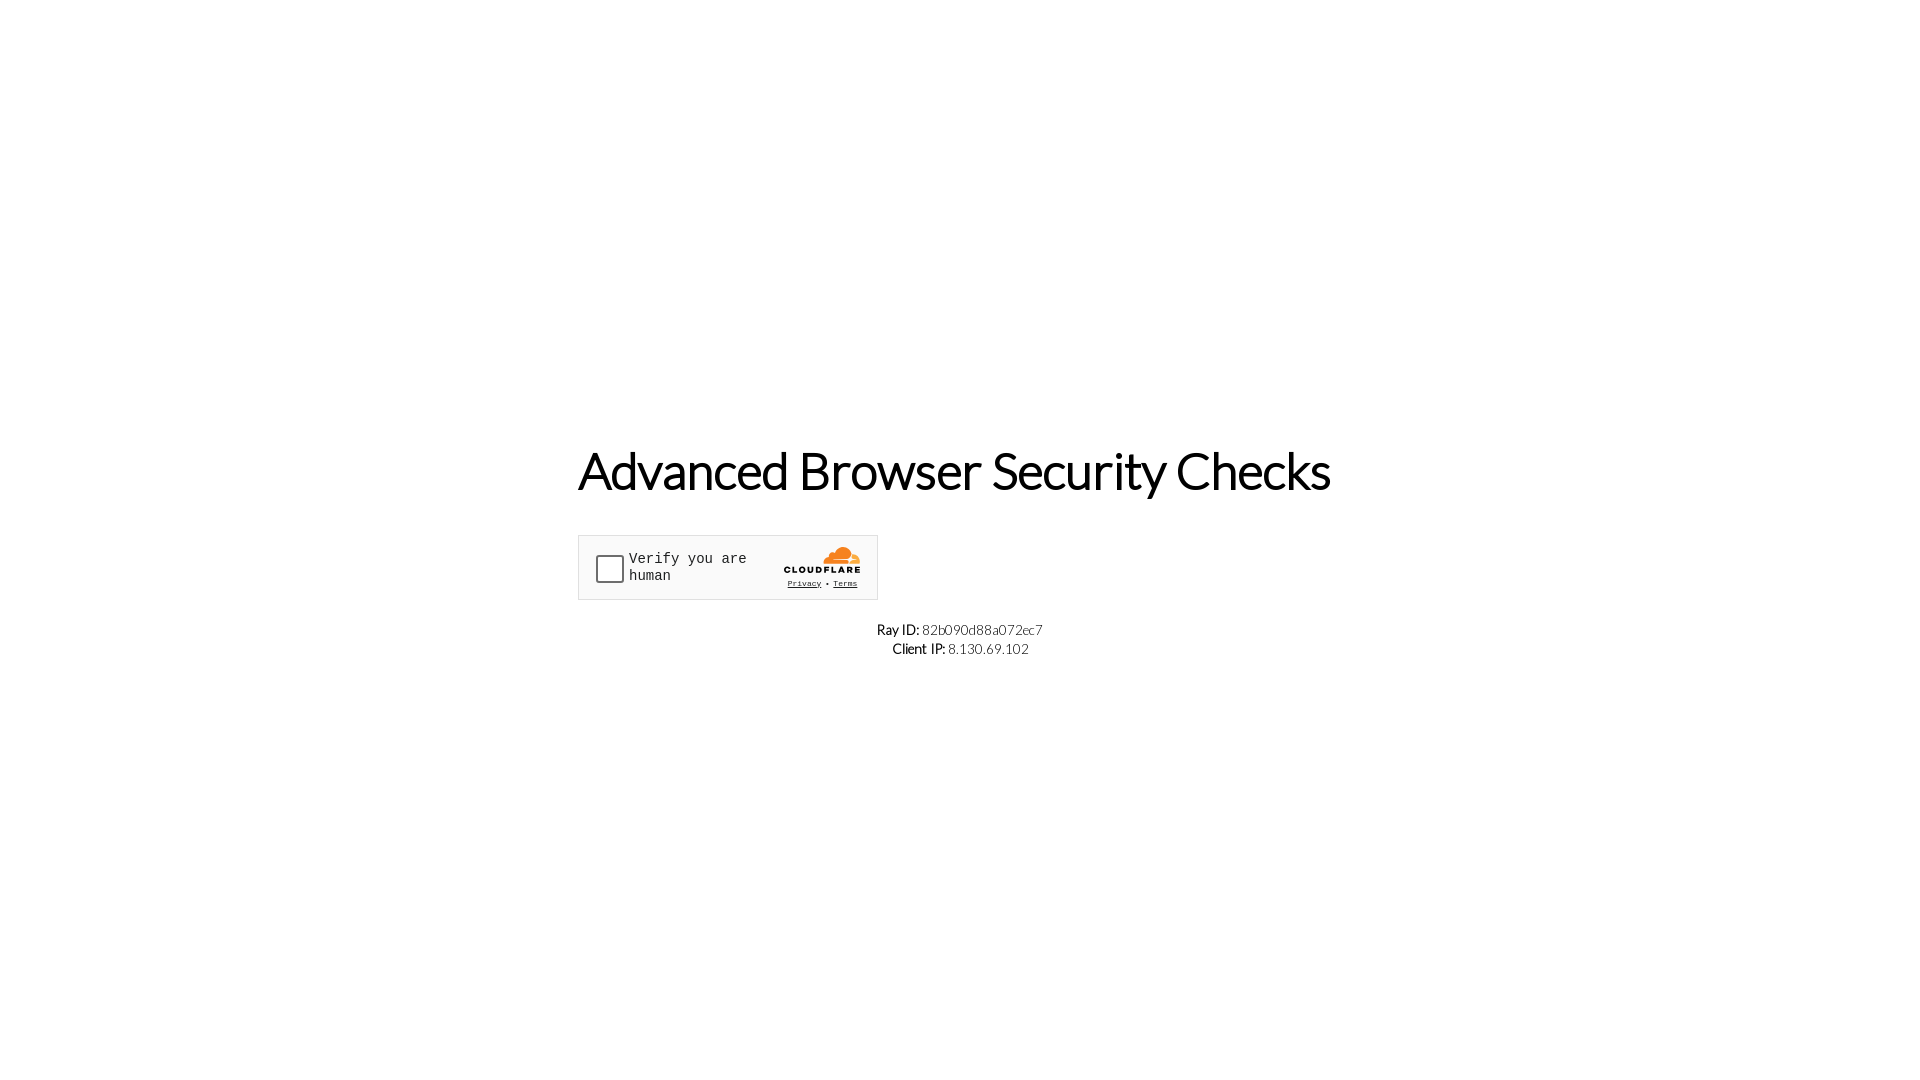 The image size is (1920, 1080). Describe the element at coordinates (727, 566) in the screenshot. I see `'Widget containing a Cloudflare security challenge'` at that location.